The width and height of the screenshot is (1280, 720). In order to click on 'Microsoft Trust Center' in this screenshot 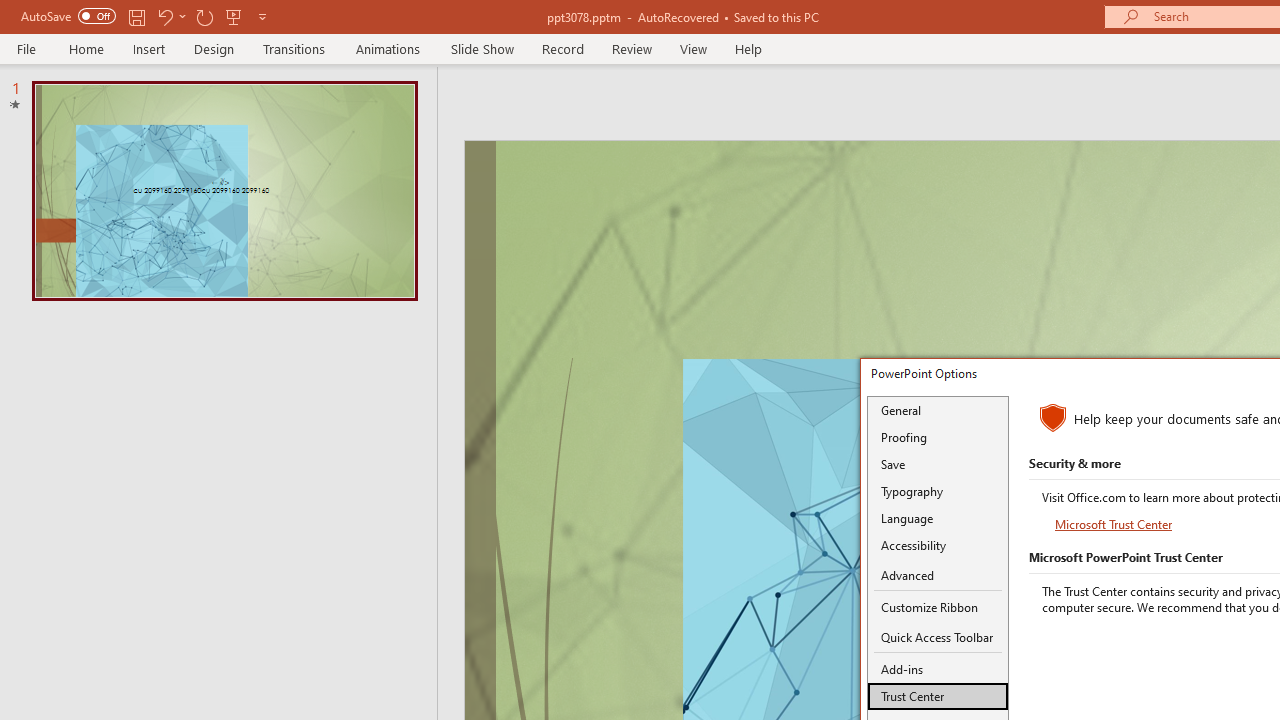, I will do `click(1114, 523)`.